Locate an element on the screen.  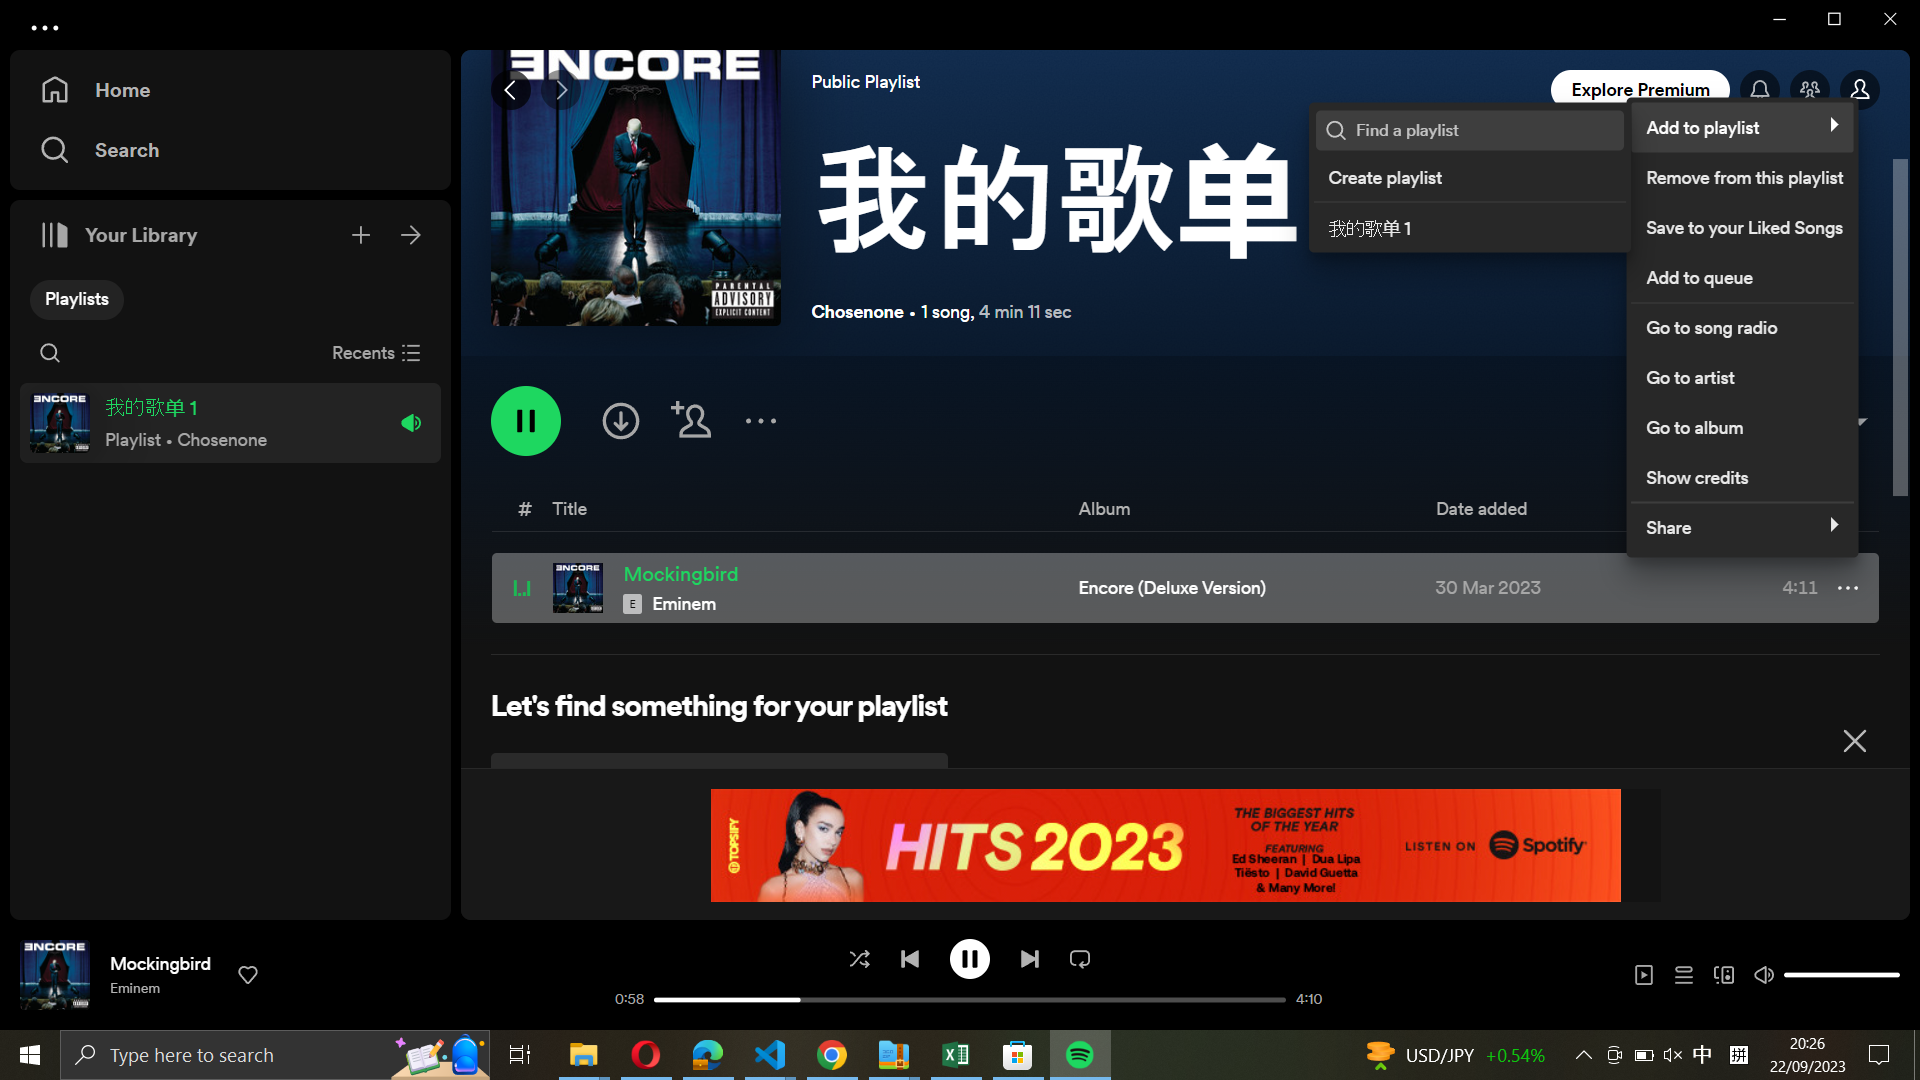
Close the ad is located at coordinates (1853, 737).